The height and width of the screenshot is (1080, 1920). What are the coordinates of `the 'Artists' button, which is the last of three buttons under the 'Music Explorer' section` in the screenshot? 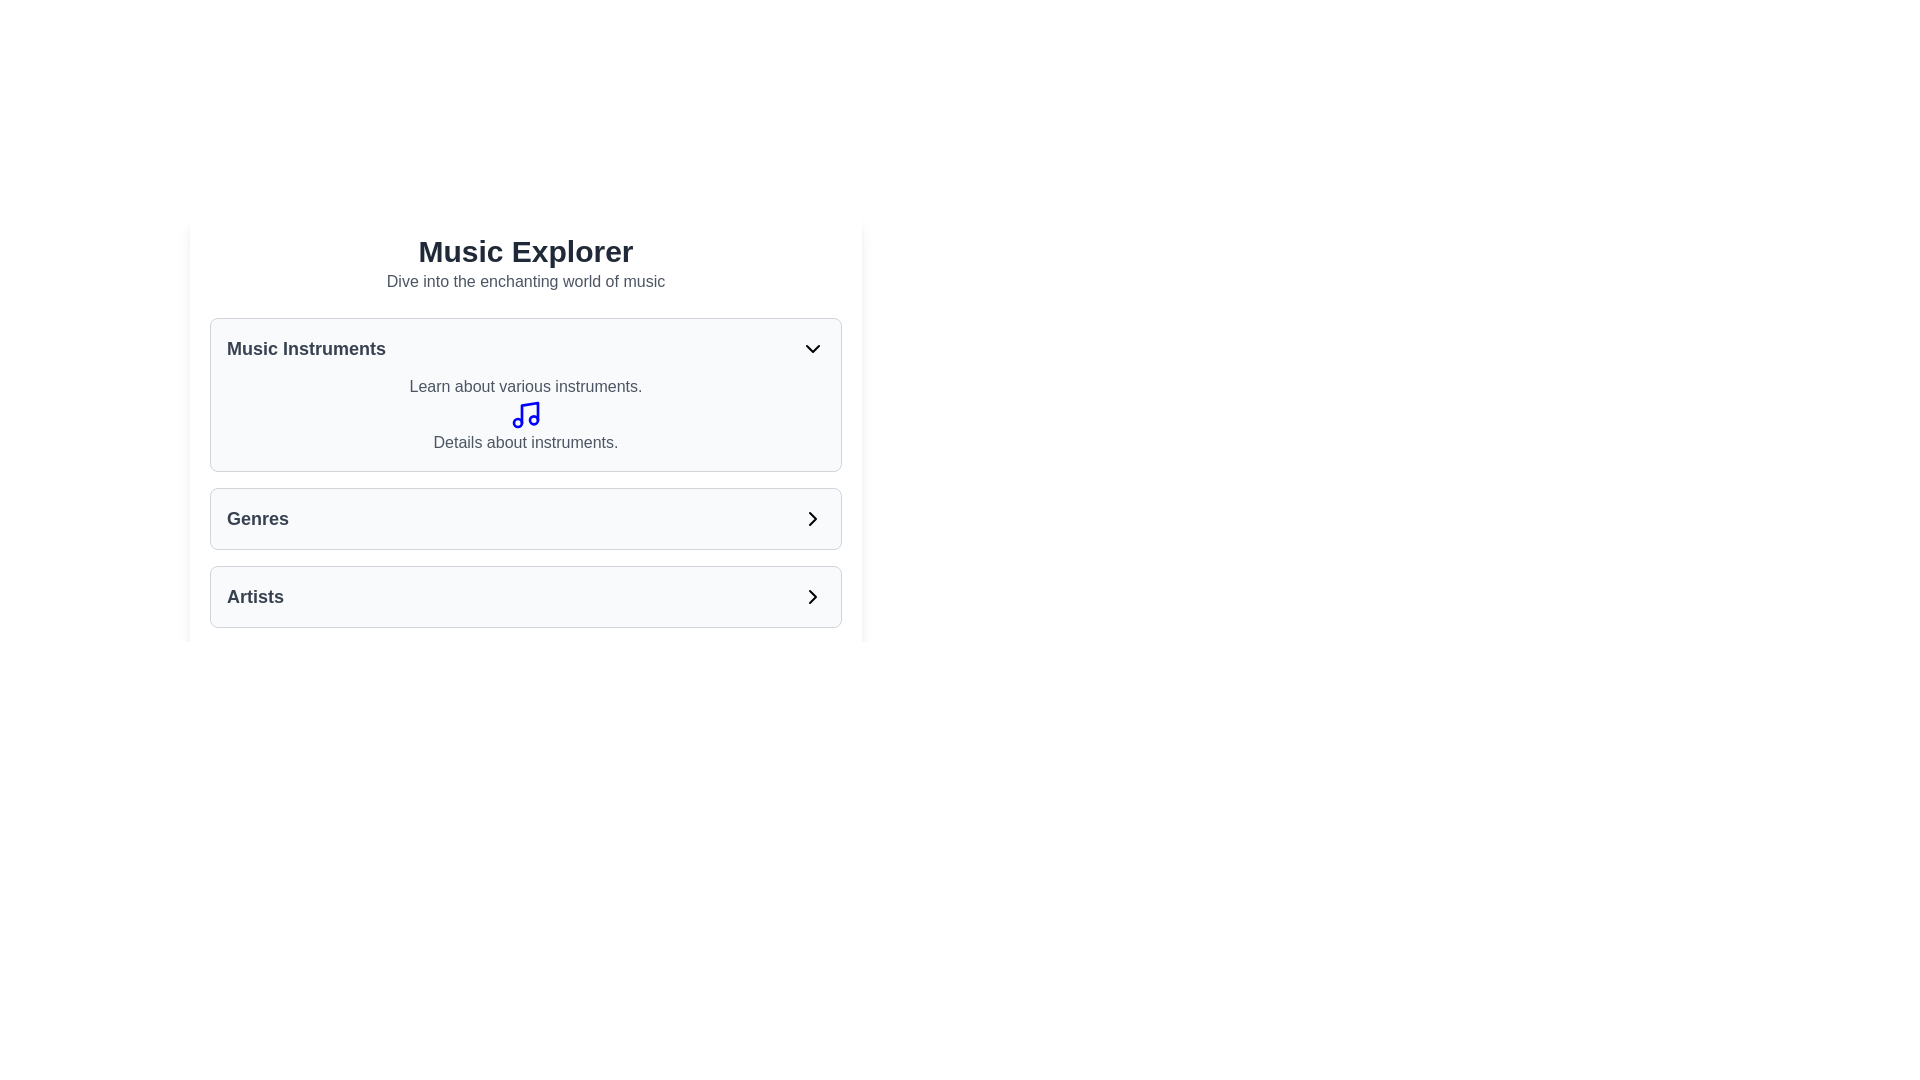 It's located at (526, 596).